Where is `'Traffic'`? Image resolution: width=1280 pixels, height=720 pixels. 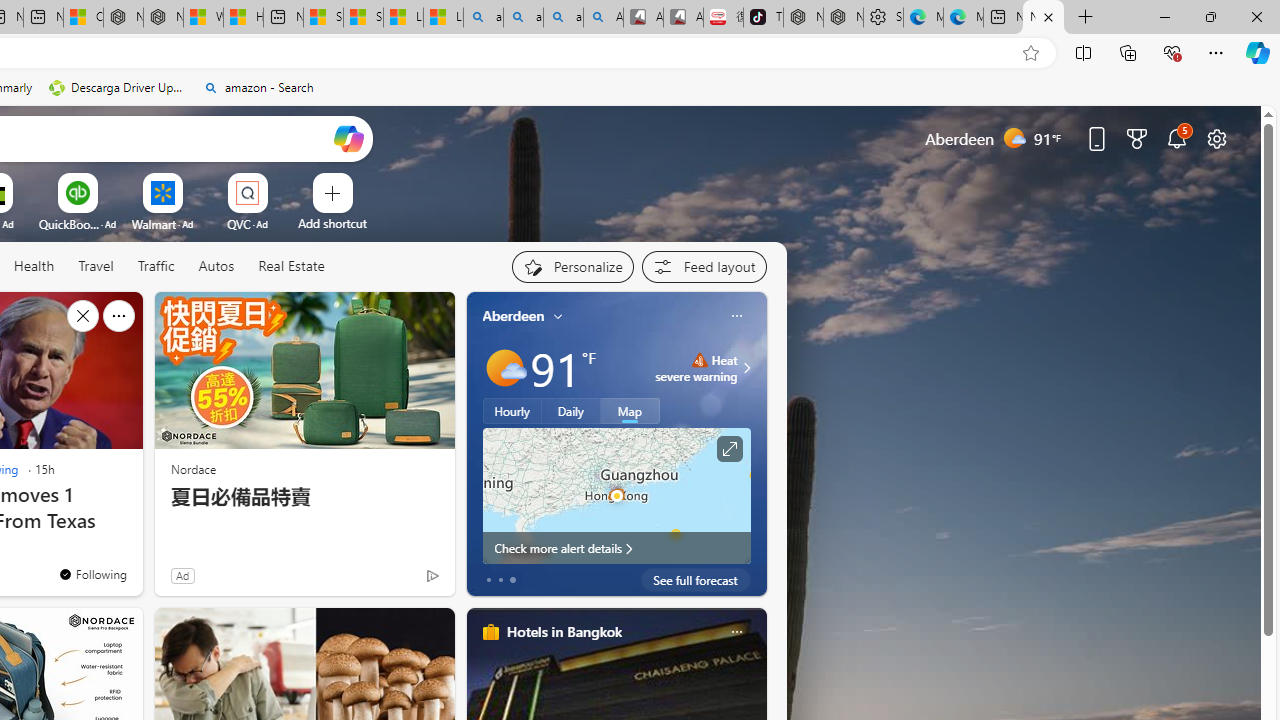
'Traffic' is located at coordinates (154, 265).